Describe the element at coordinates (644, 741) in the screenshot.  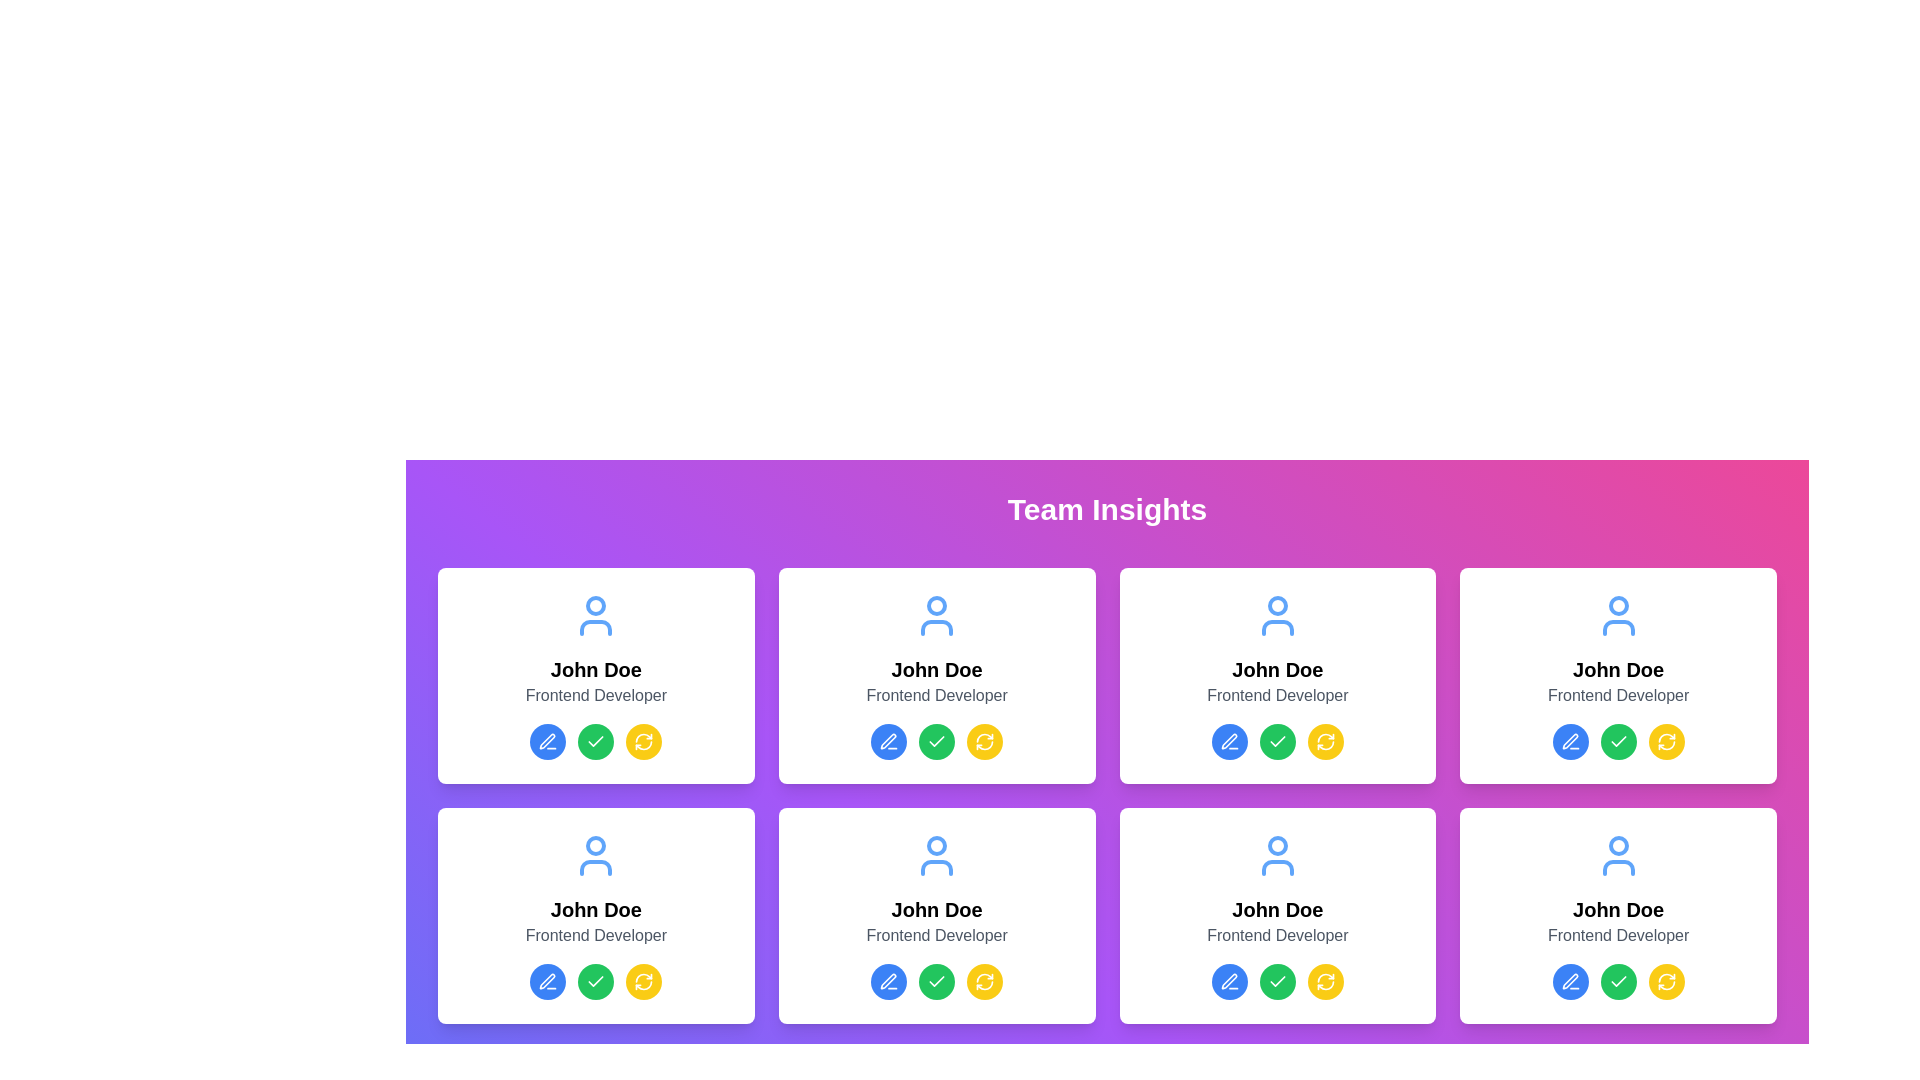
I see `the third circular button in a group of three buttons at the bottom of the user information card to observe the hover effect` at that location.